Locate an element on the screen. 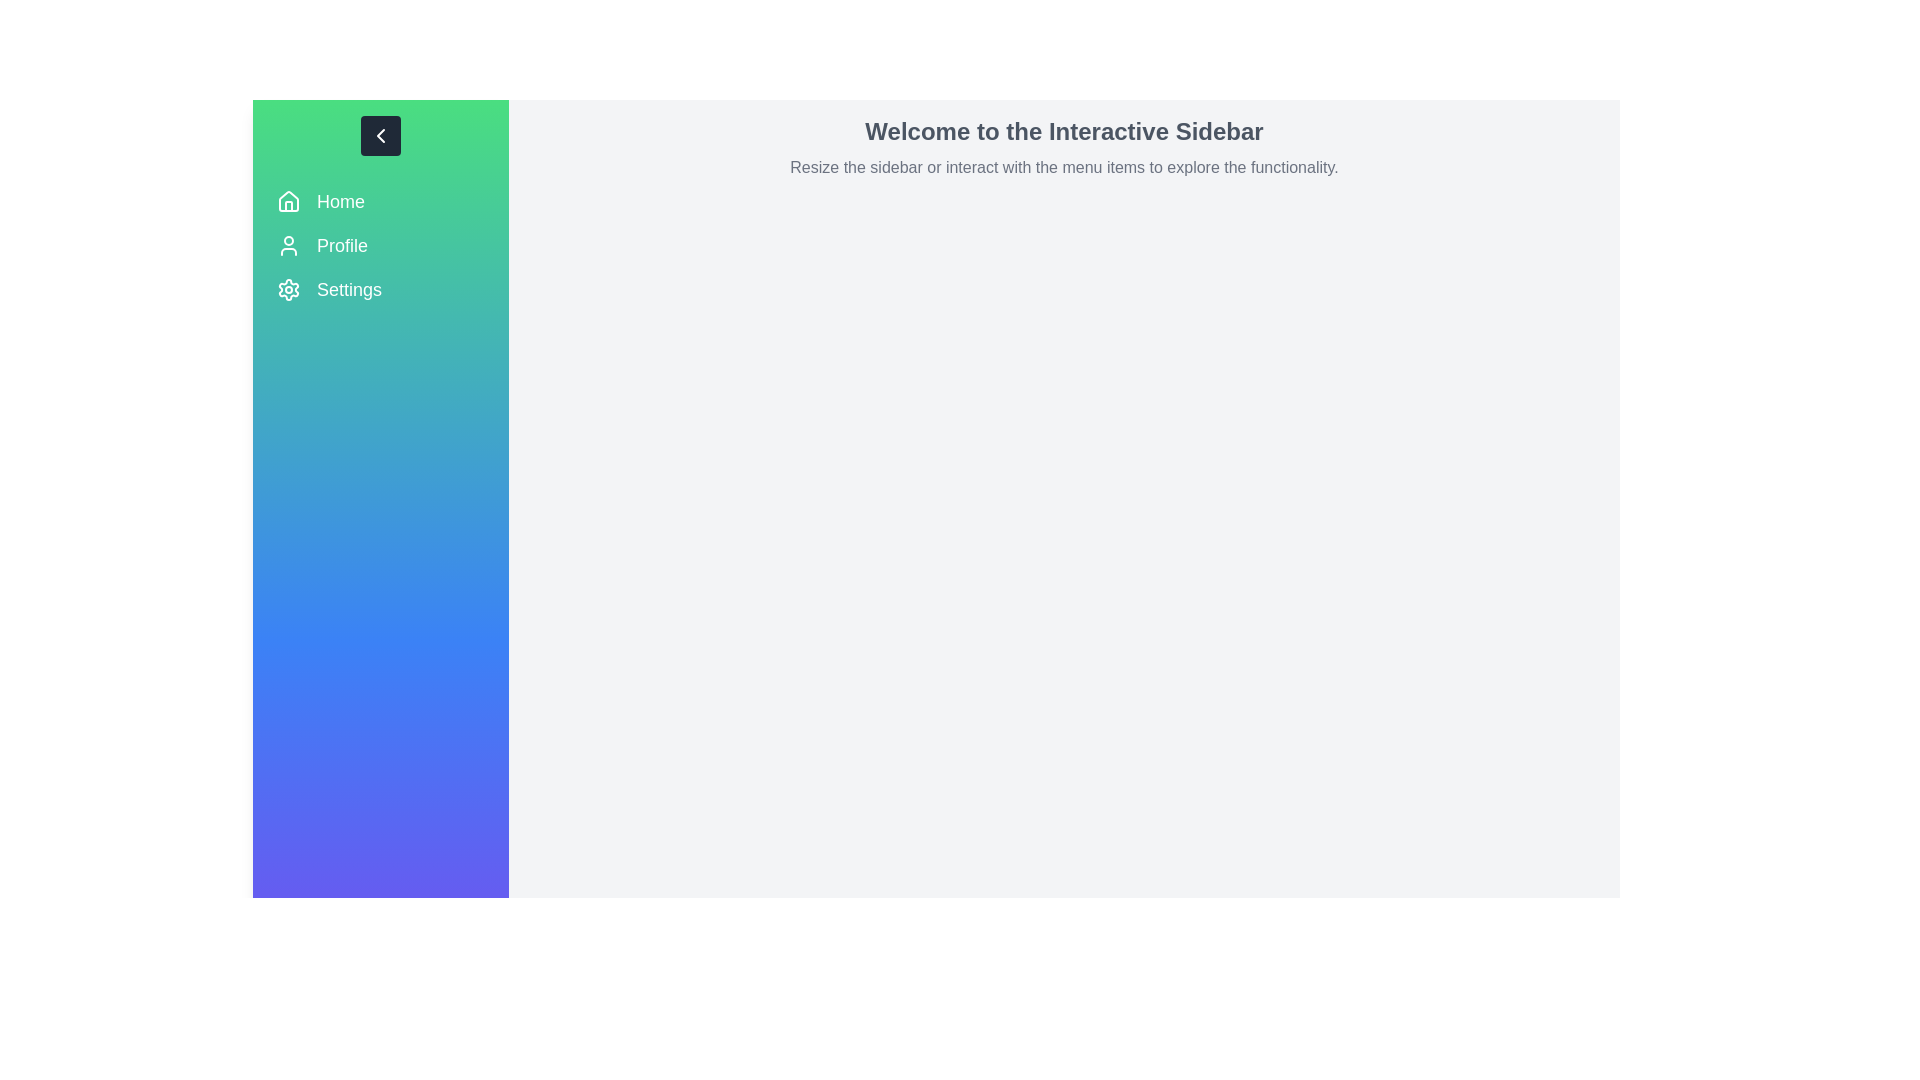 This screenshot has height=1080, width=1920. the menu item Home to navigate to the corresponding section is located at coordinates (380, 201).